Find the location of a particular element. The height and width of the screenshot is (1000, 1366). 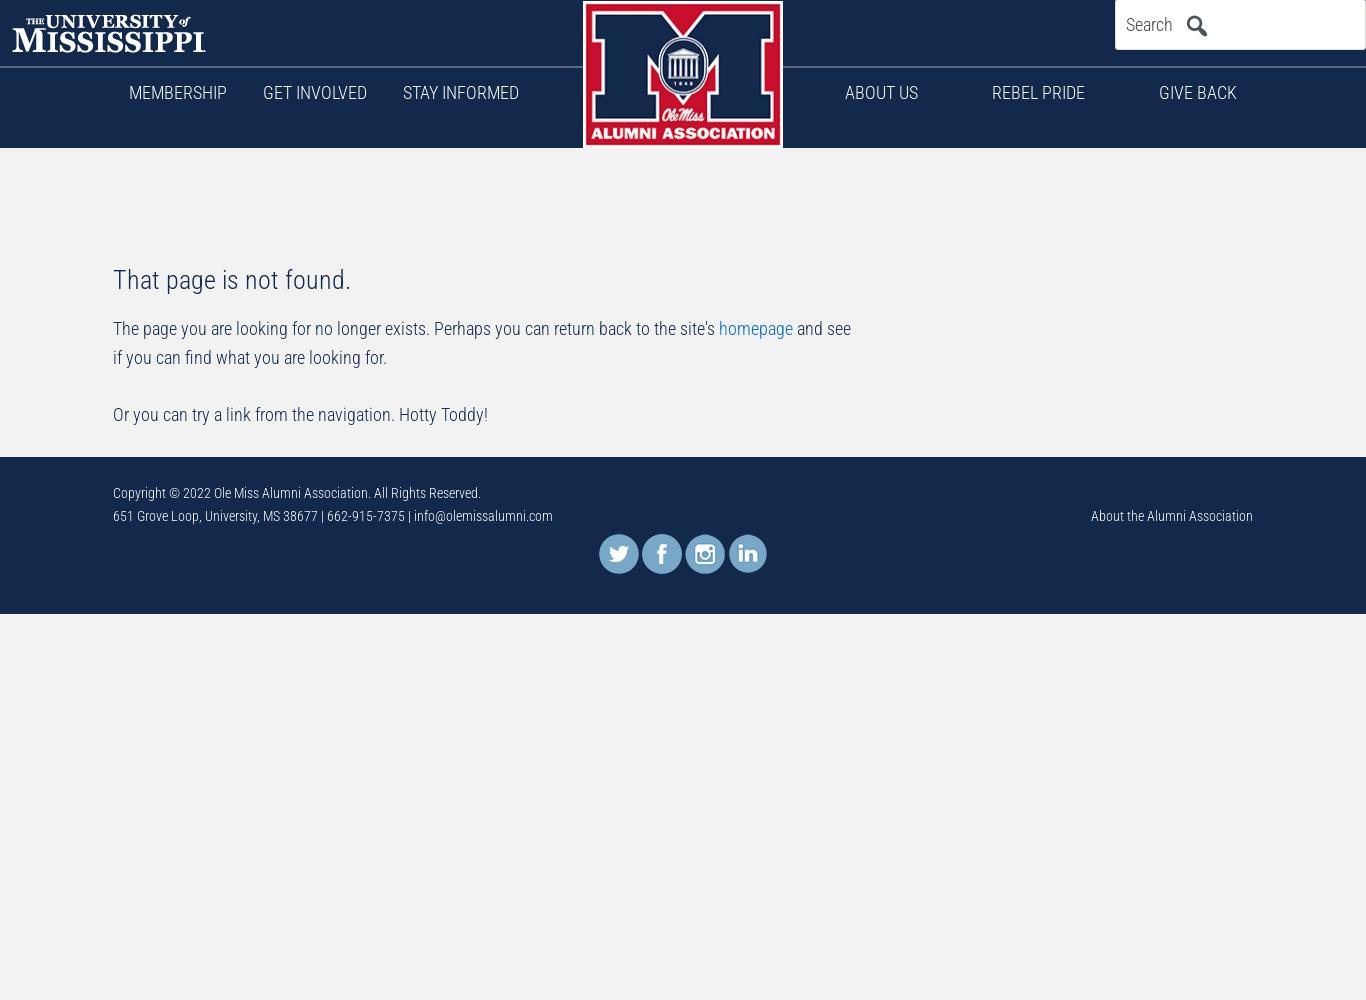

'GIVE BACK' is located at coordinates (1197, 91).